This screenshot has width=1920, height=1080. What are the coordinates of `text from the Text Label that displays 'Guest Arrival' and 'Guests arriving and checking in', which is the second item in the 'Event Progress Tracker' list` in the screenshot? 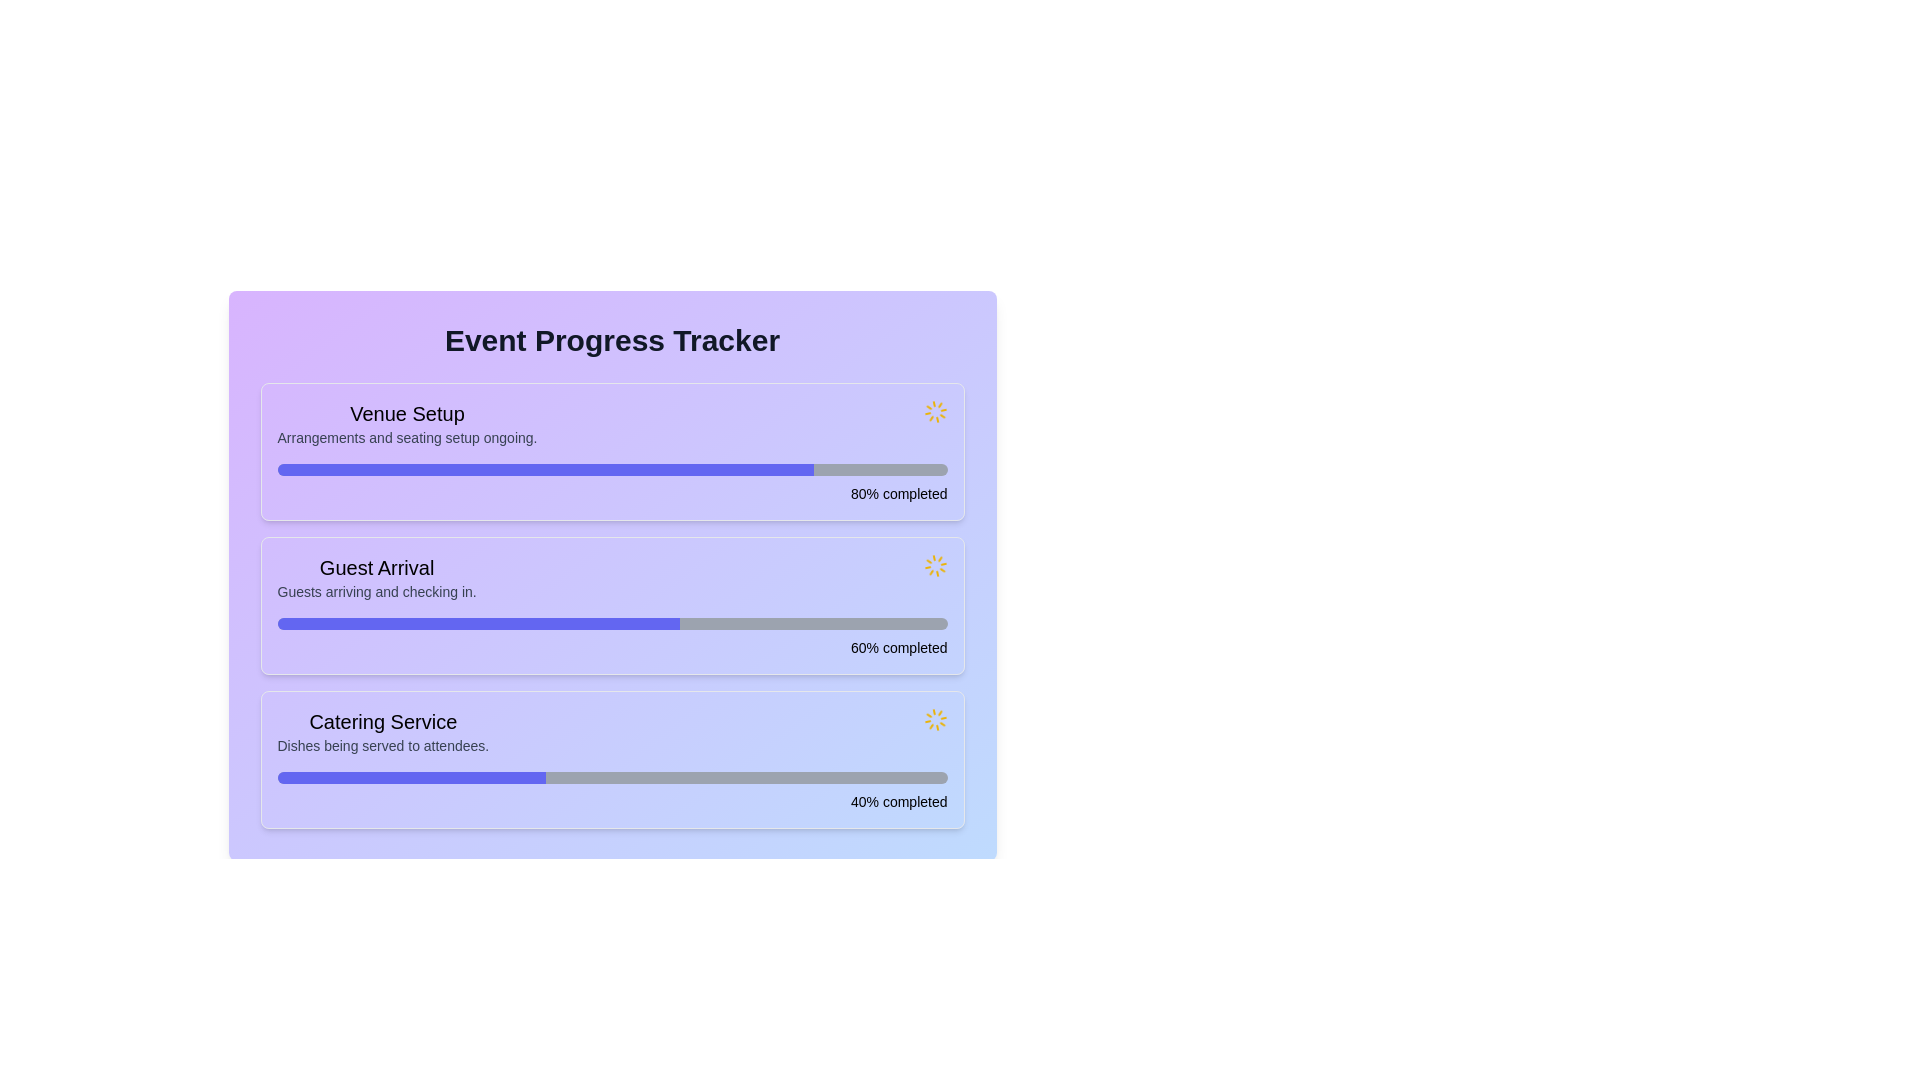 It's located at (377, 578).